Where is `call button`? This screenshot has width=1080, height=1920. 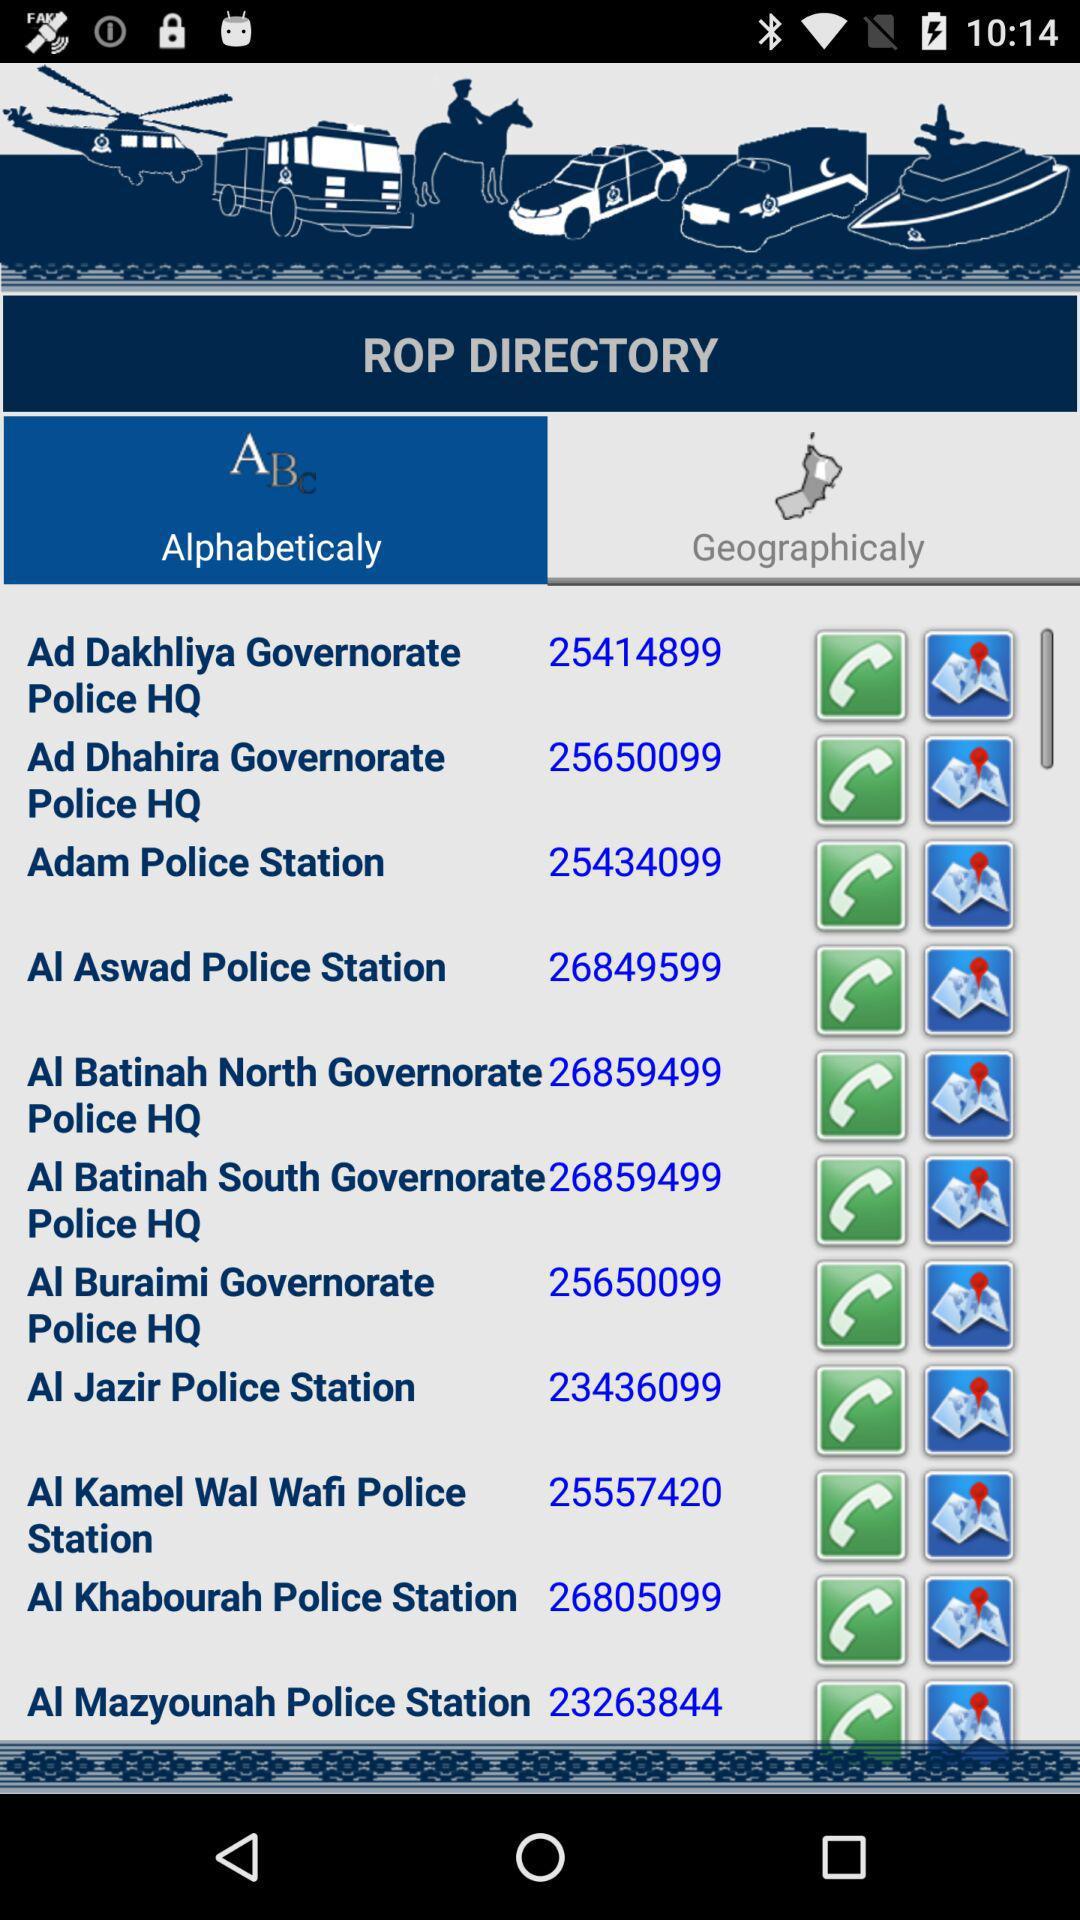
call button is located at coordinates (859, 676).